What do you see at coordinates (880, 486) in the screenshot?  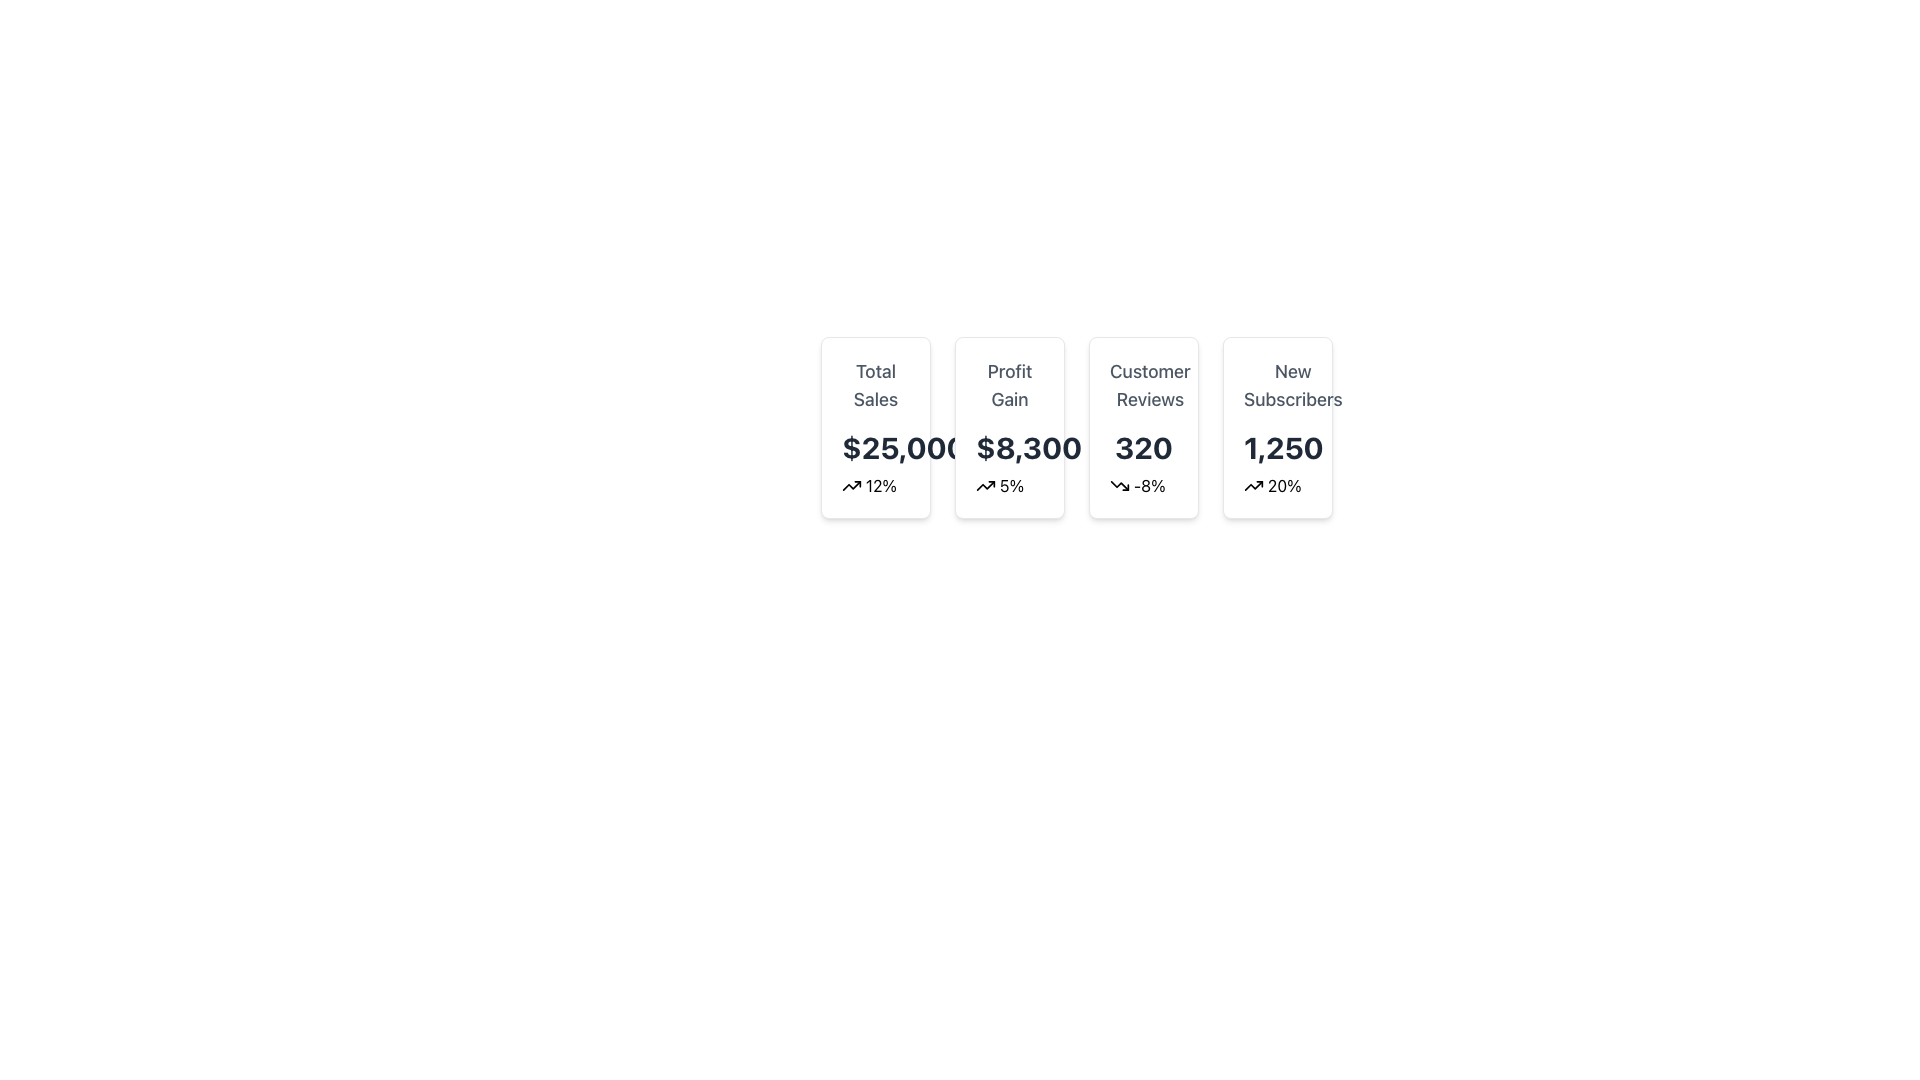 I see `percentage change or growth displayed in the text label located beneath the '$25,000' label and to the right of the upward-facing arrow icon in the metric box` at bounding box center [880, 486].